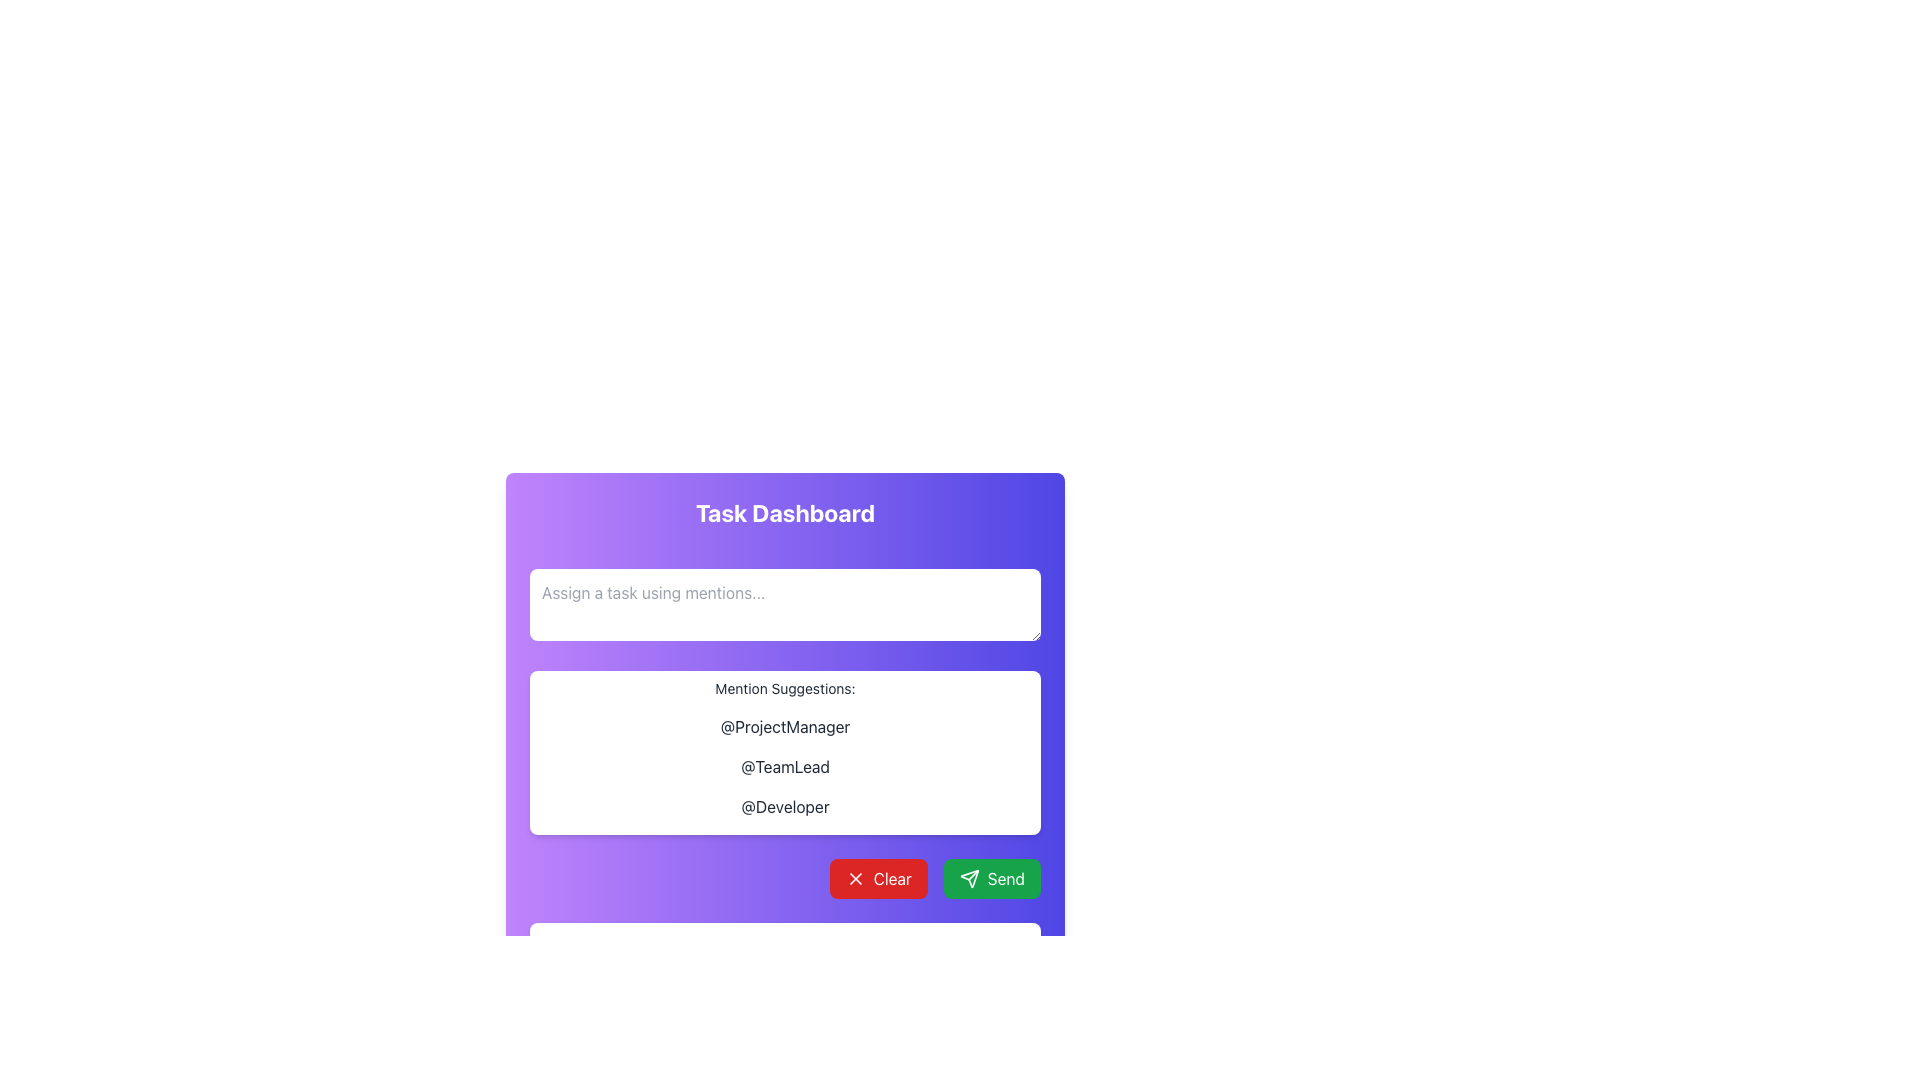 Image resolution: width=1920 pixels, height=1080 pixels. Describe the element at coordinates (784, 766) in the screenshot. I see `the second item in the mention suggestions list` at that location.